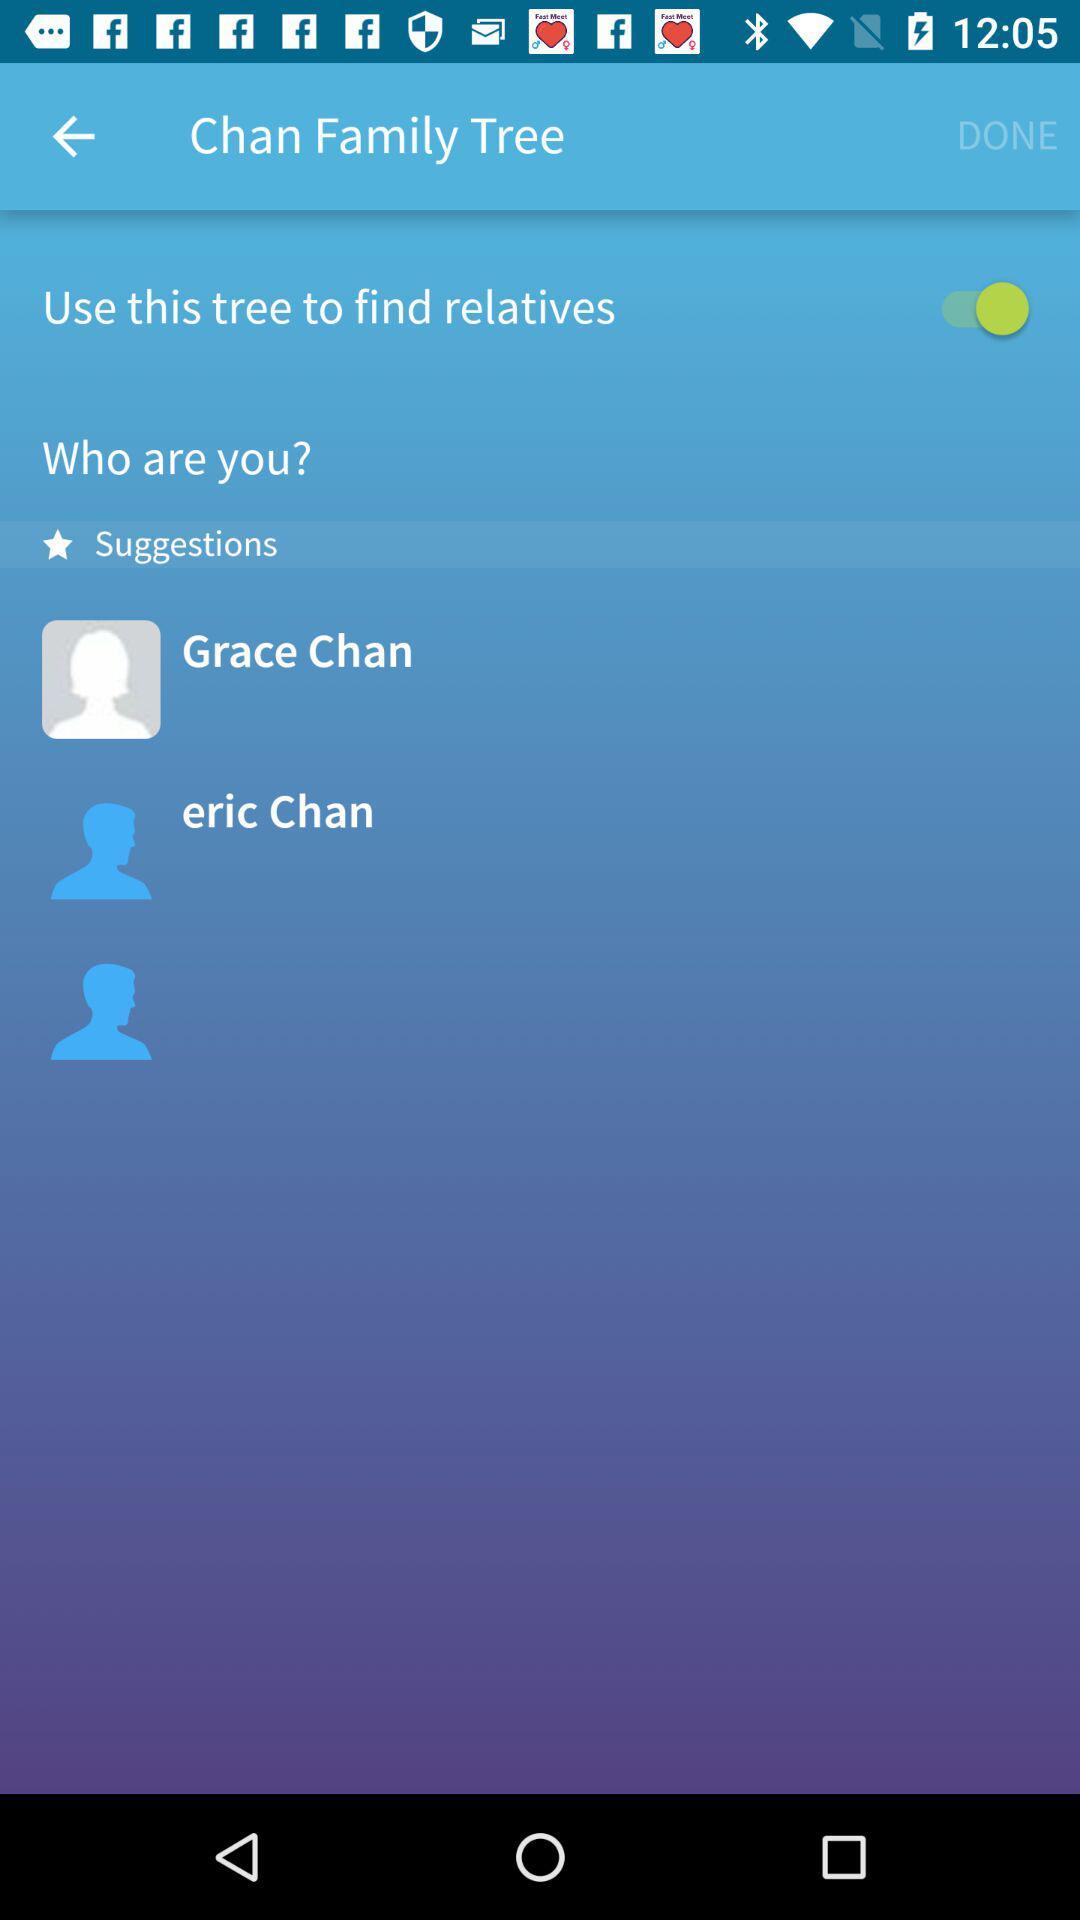 The height and width of the screenshot is (1920, 1080). I want to click on the profile which is to the immediate left of grace chan, so click(101, 679).